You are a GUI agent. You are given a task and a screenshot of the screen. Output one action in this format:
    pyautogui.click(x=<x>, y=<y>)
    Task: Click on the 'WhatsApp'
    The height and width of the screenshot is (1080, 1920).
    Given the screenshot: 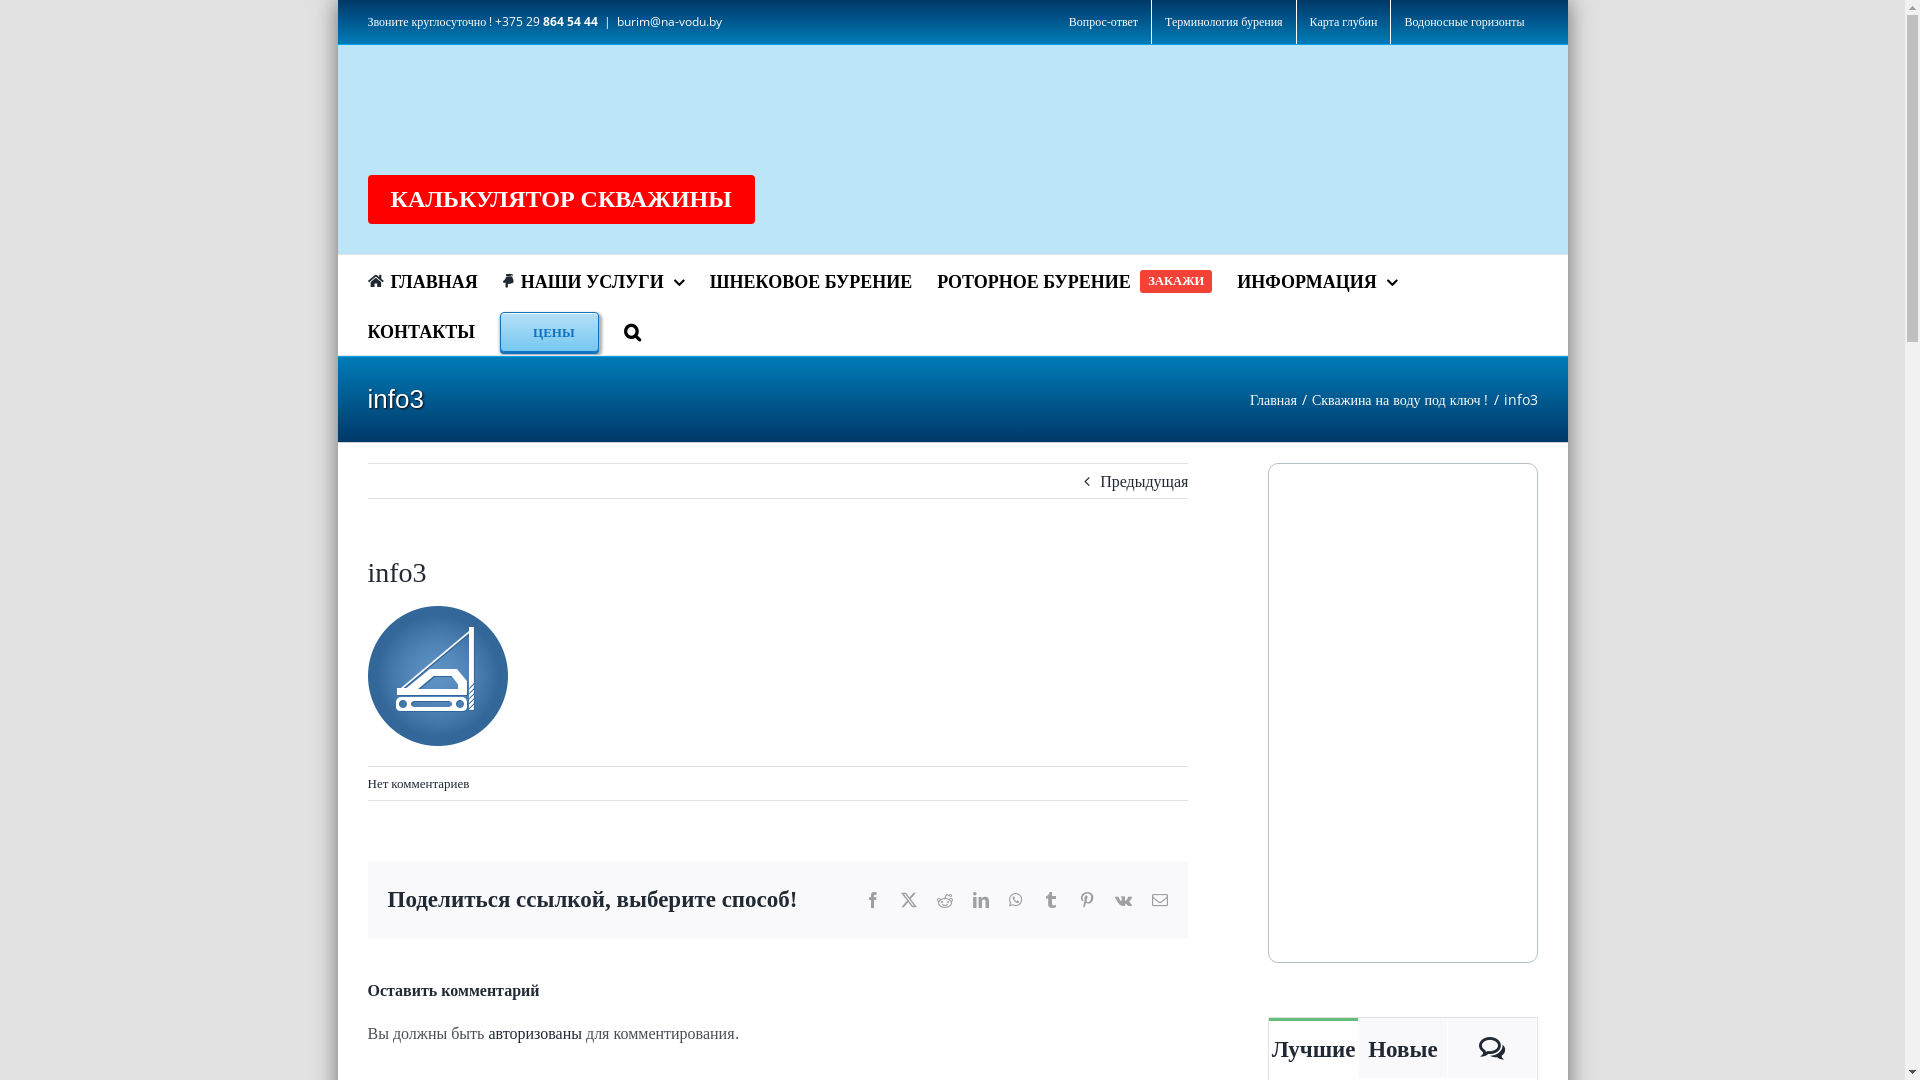 What is the action you would take?
    pyautogui.click(x=1008, y=898)
    